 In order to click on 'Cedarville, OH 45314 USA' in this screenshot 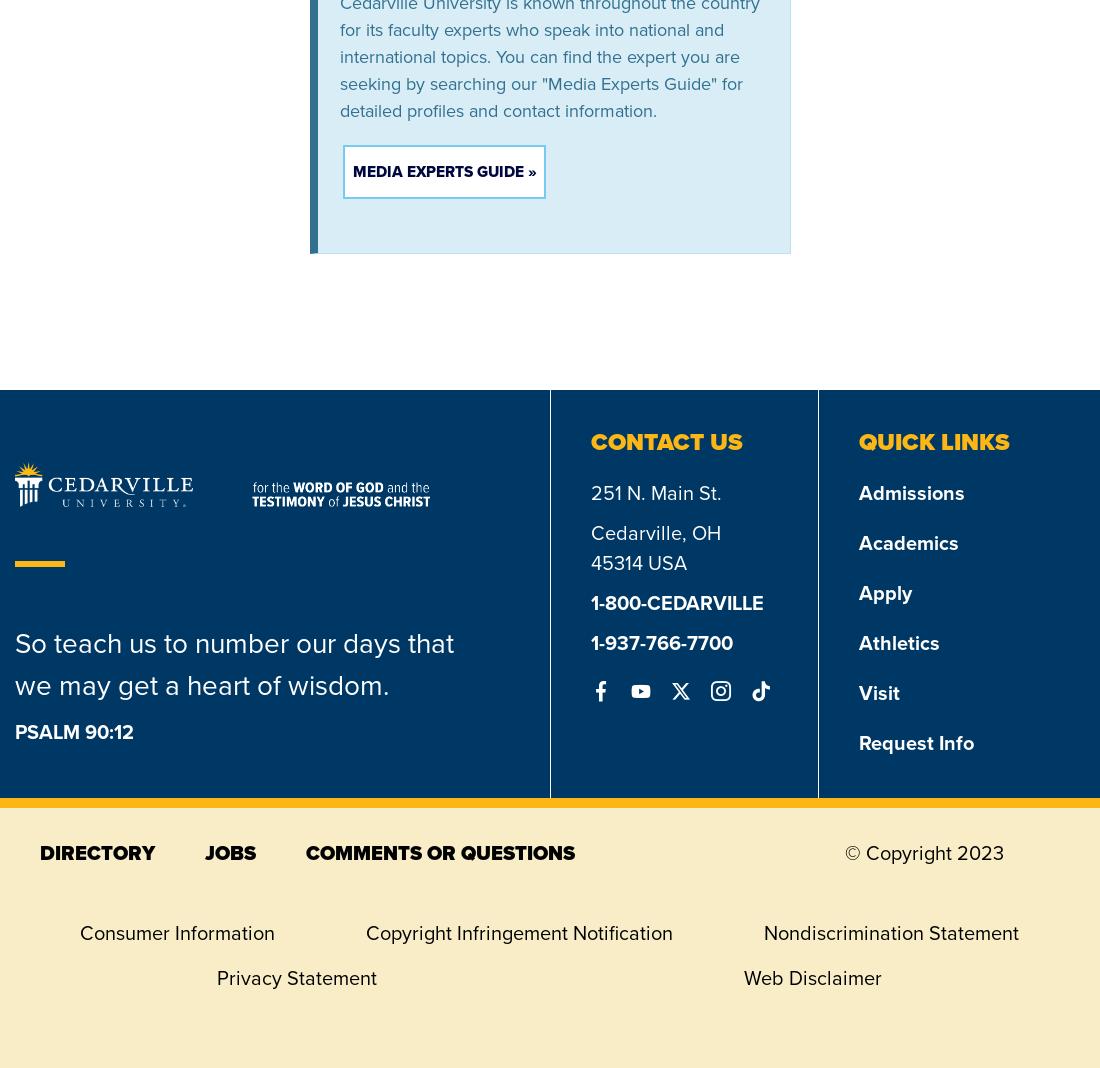, I will do `click(590, 546)`.